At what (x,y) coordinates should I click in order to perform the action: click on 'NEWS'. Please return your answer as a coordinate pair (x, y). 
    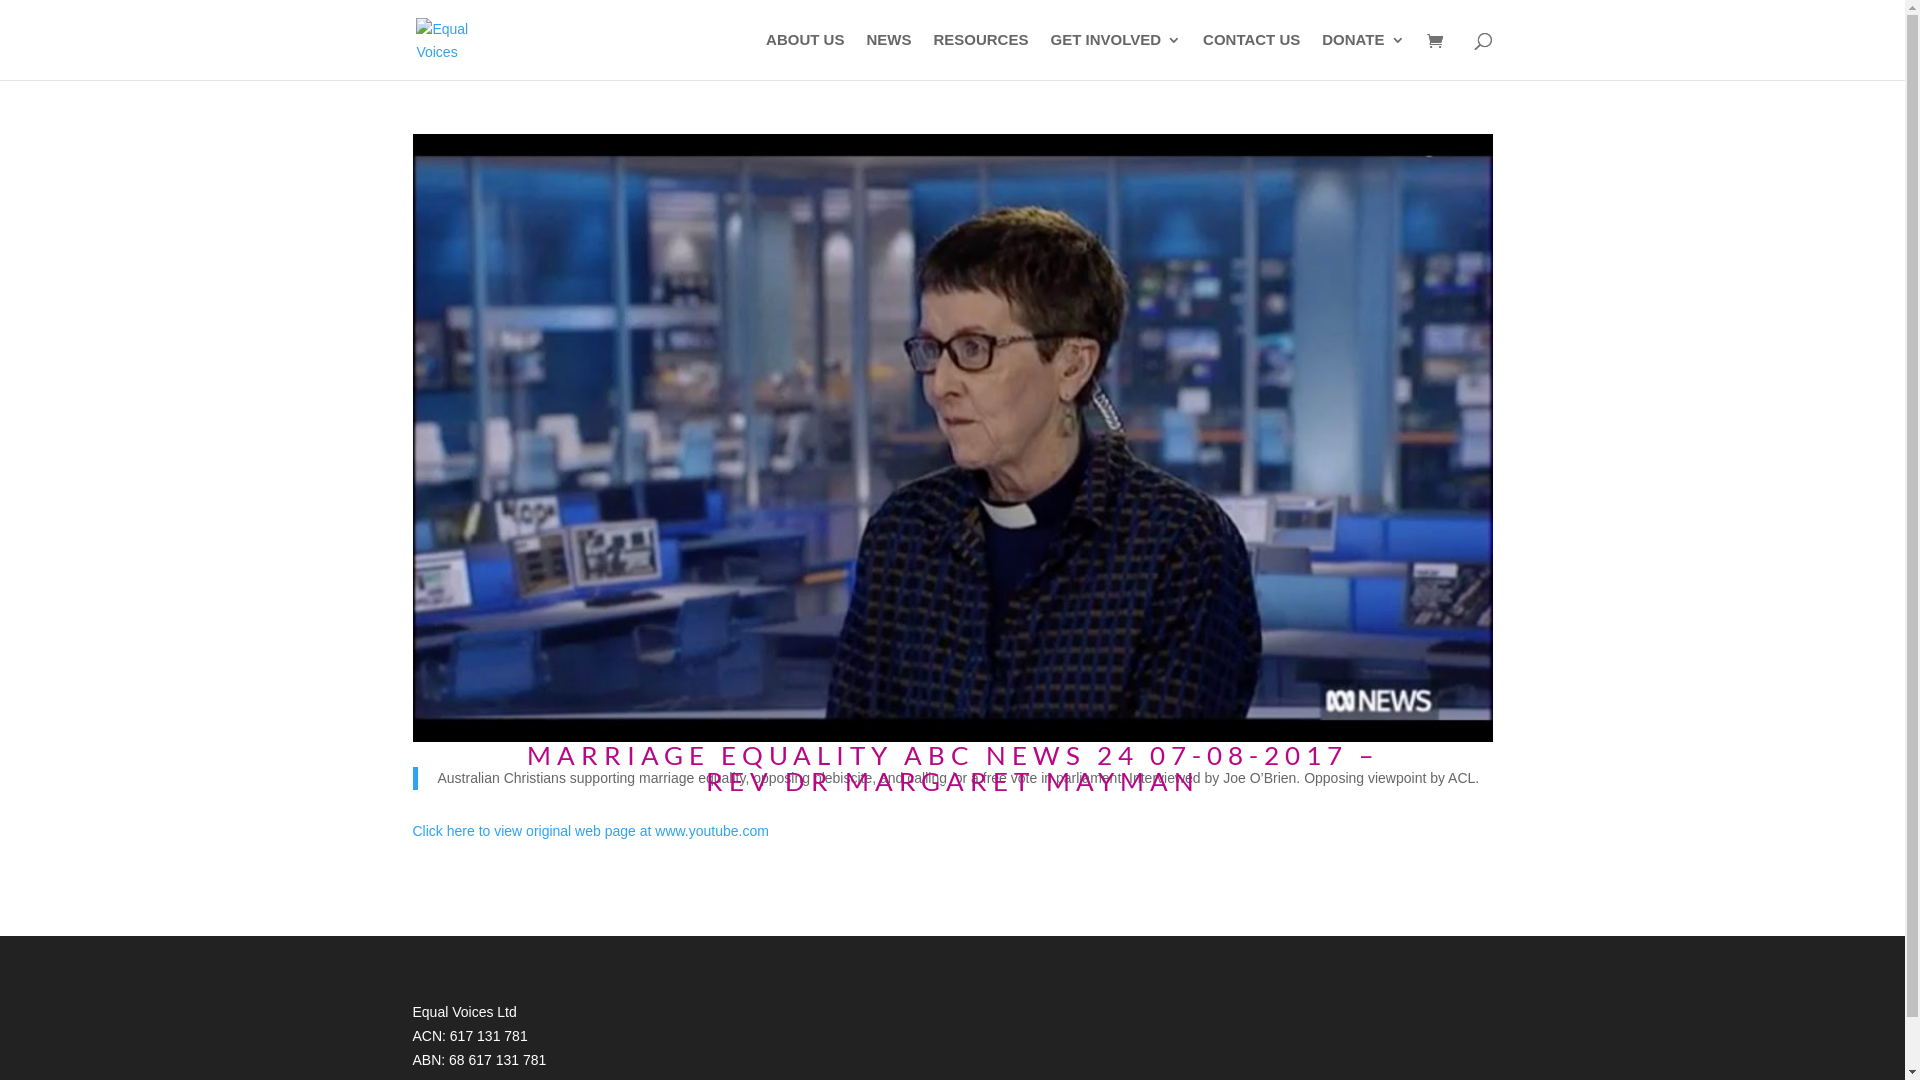
    Looking at the image, I should click on (887, 55).